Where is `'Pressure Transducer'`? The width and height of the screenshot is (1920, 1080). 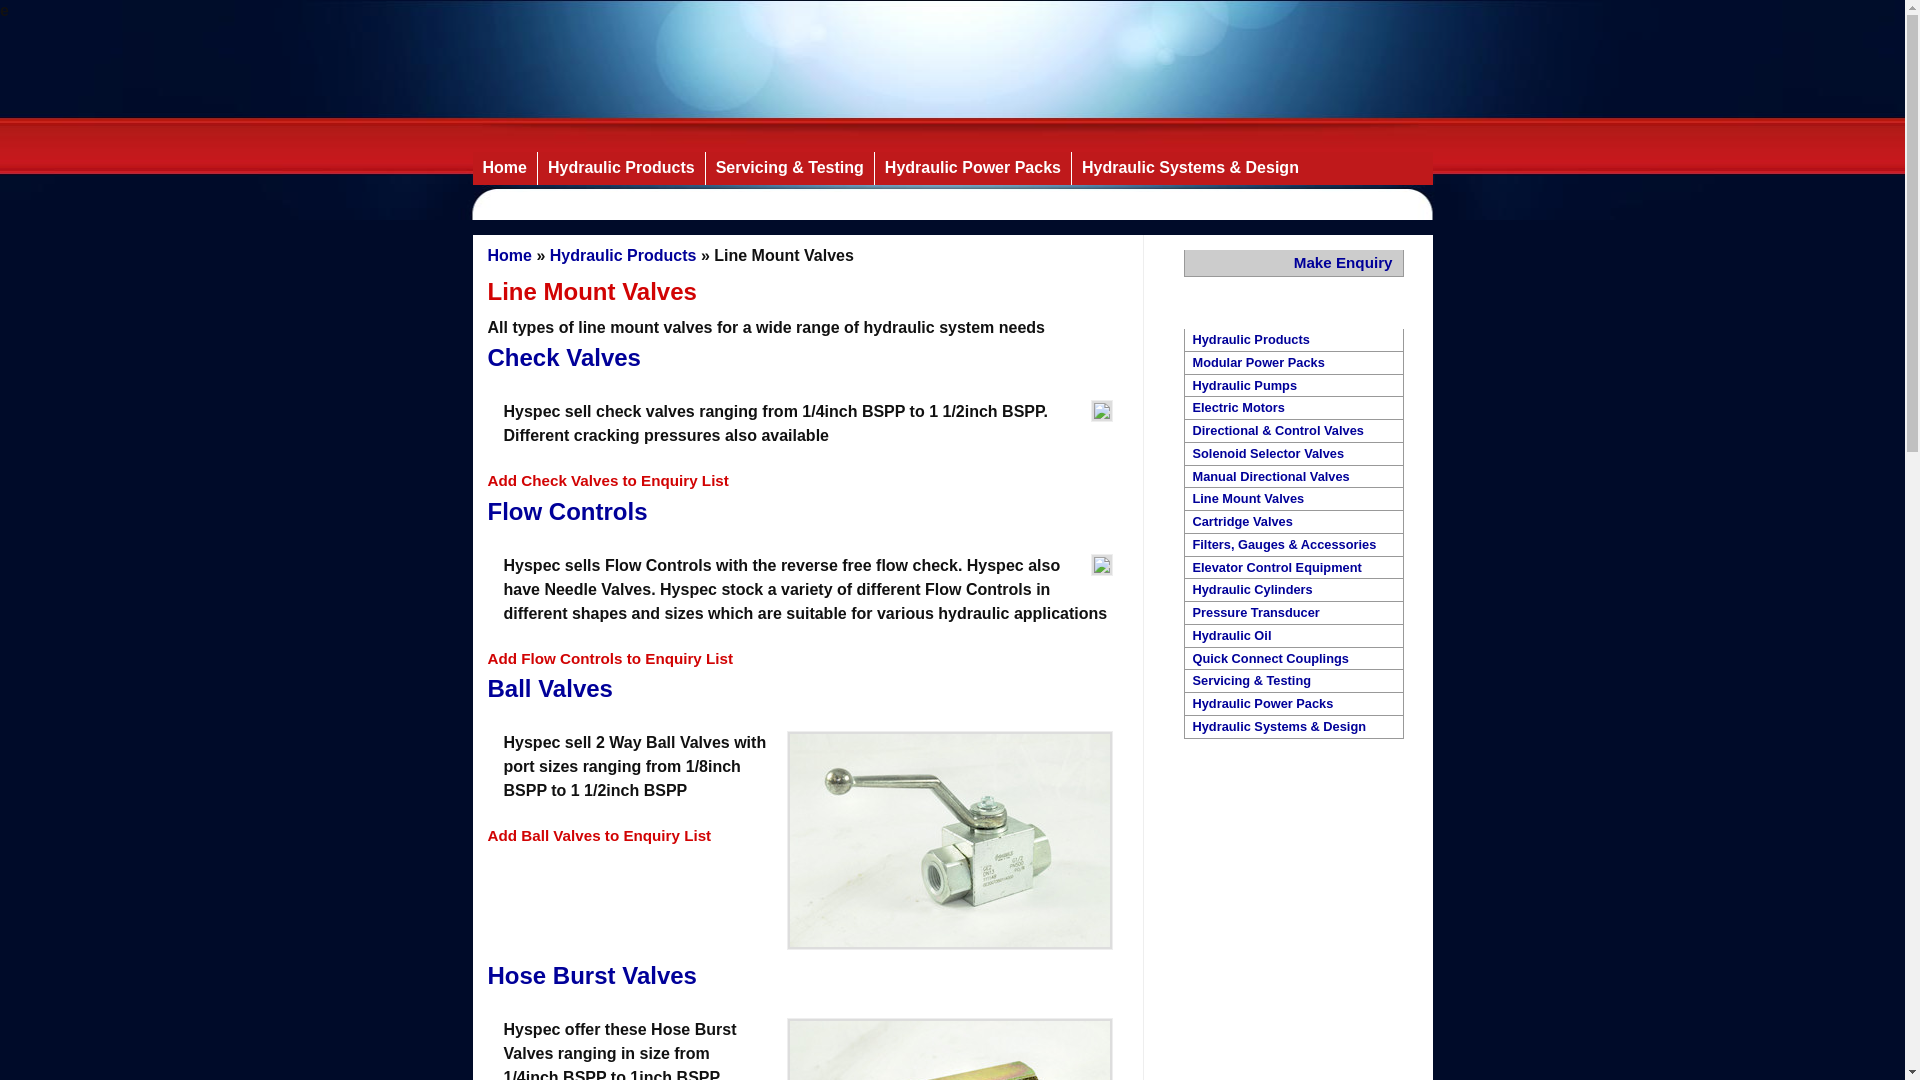
'Pressure Transducer' is located at coordinates (1292, 612).